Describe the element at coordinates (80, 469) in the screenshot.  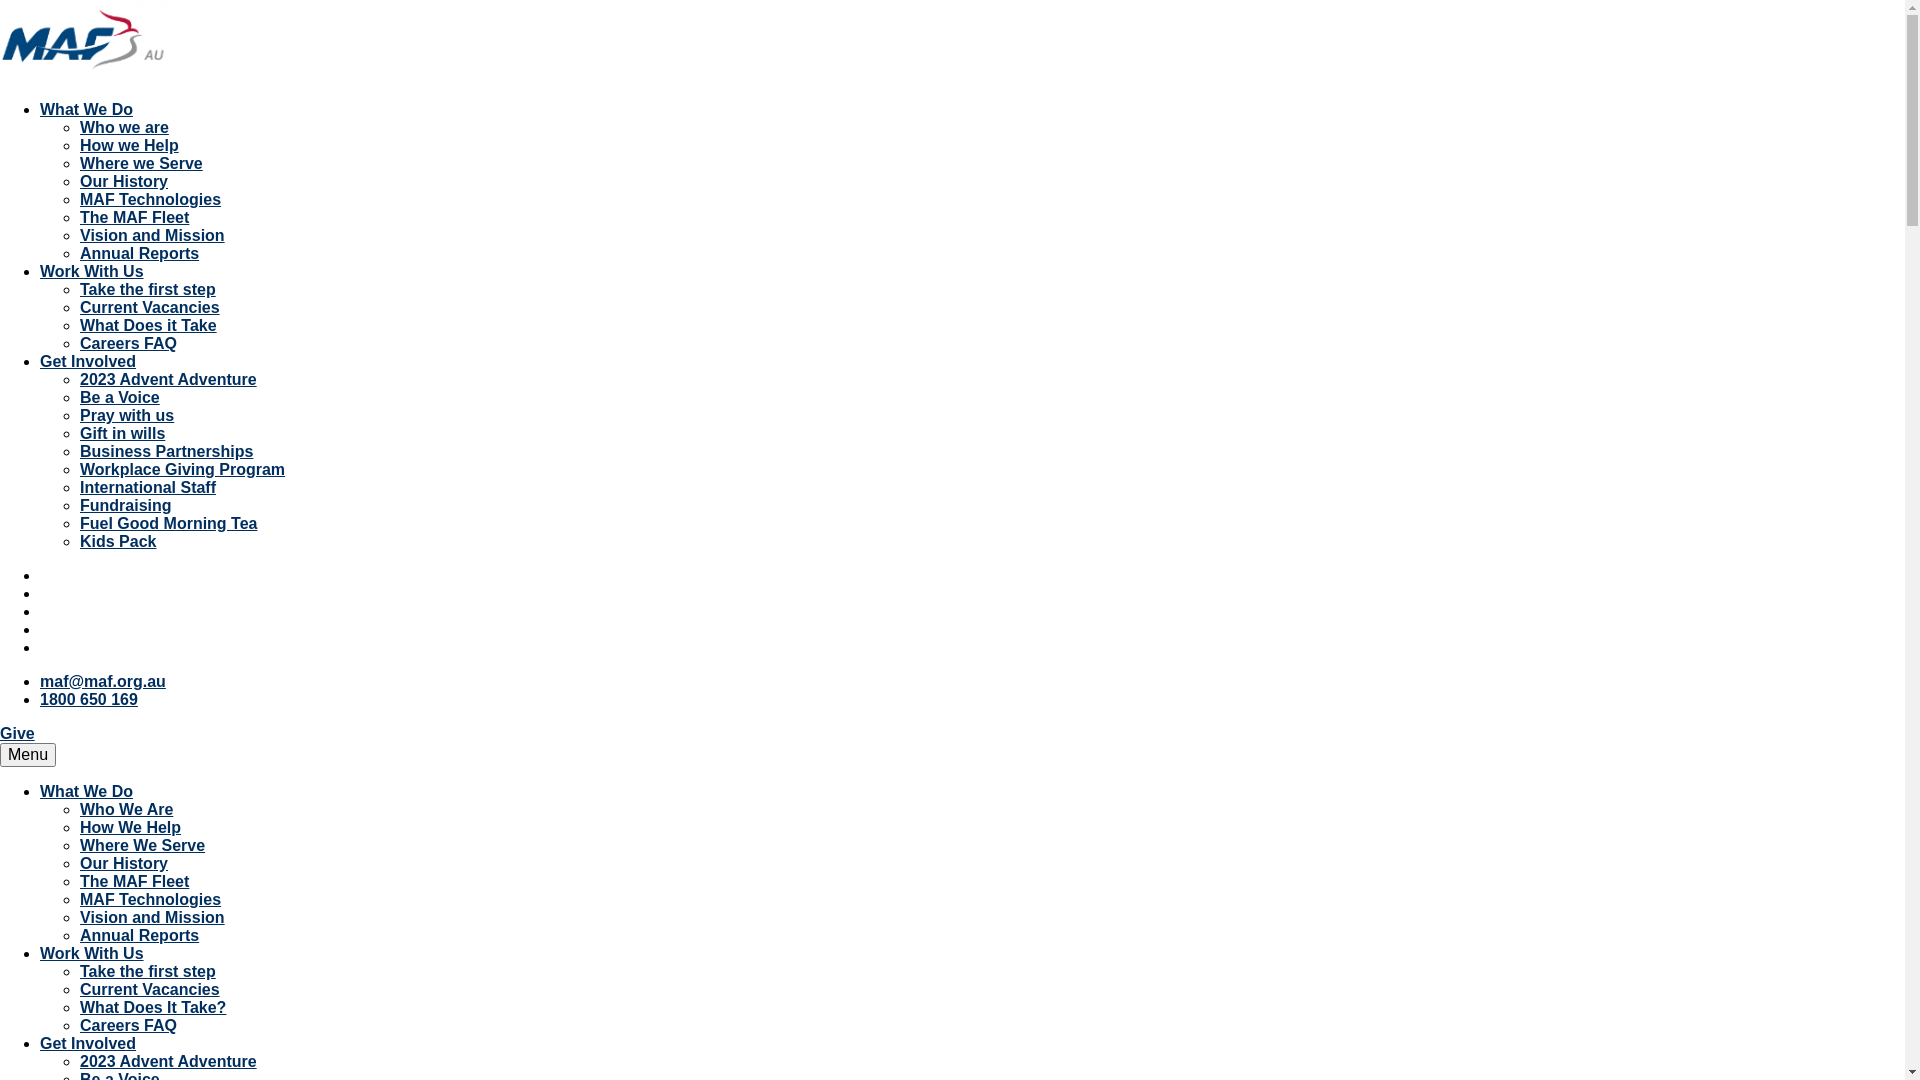
I see `'Workplace Giving Program'` at that location.